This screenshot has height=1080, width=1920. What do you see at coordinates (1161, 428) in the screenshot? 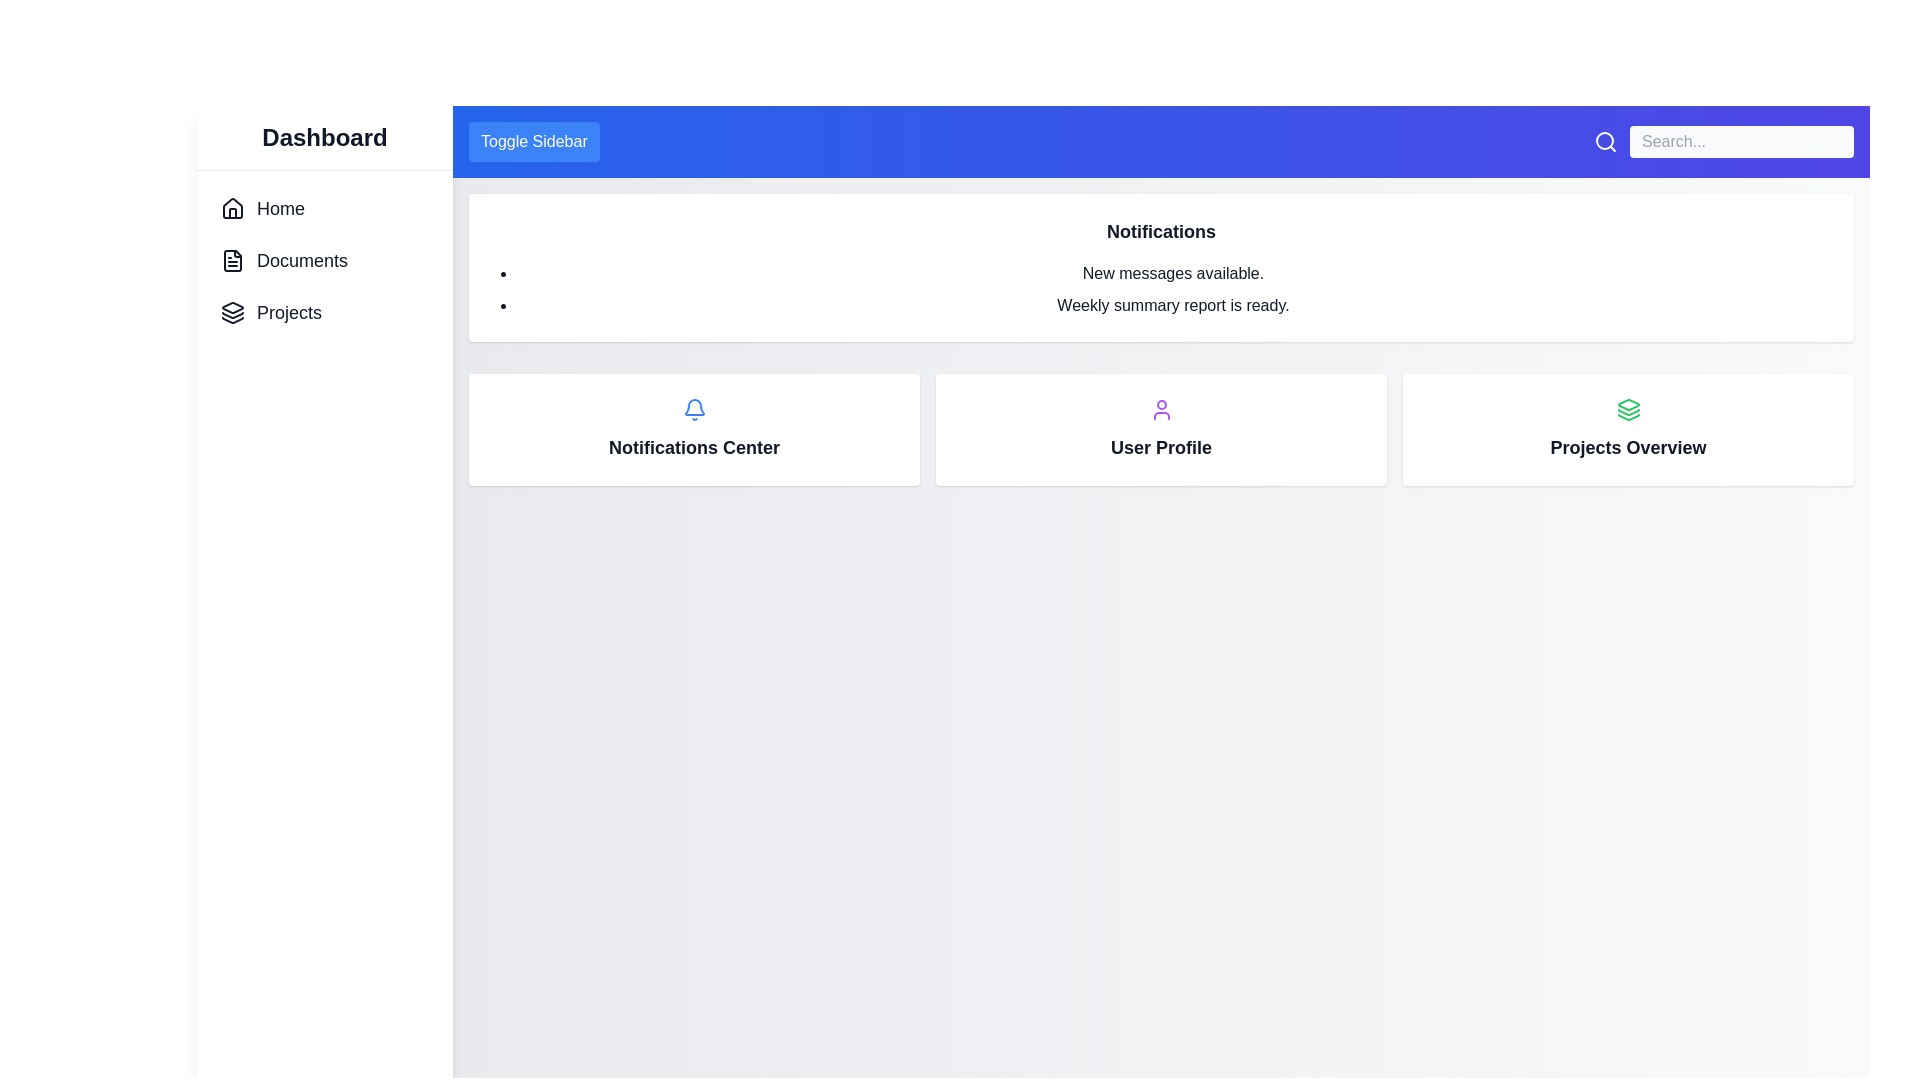
I see `the clickable card located horizontally centered in the middle column, beneath the 'Notifications' section` at bounding box center [1161, 428].